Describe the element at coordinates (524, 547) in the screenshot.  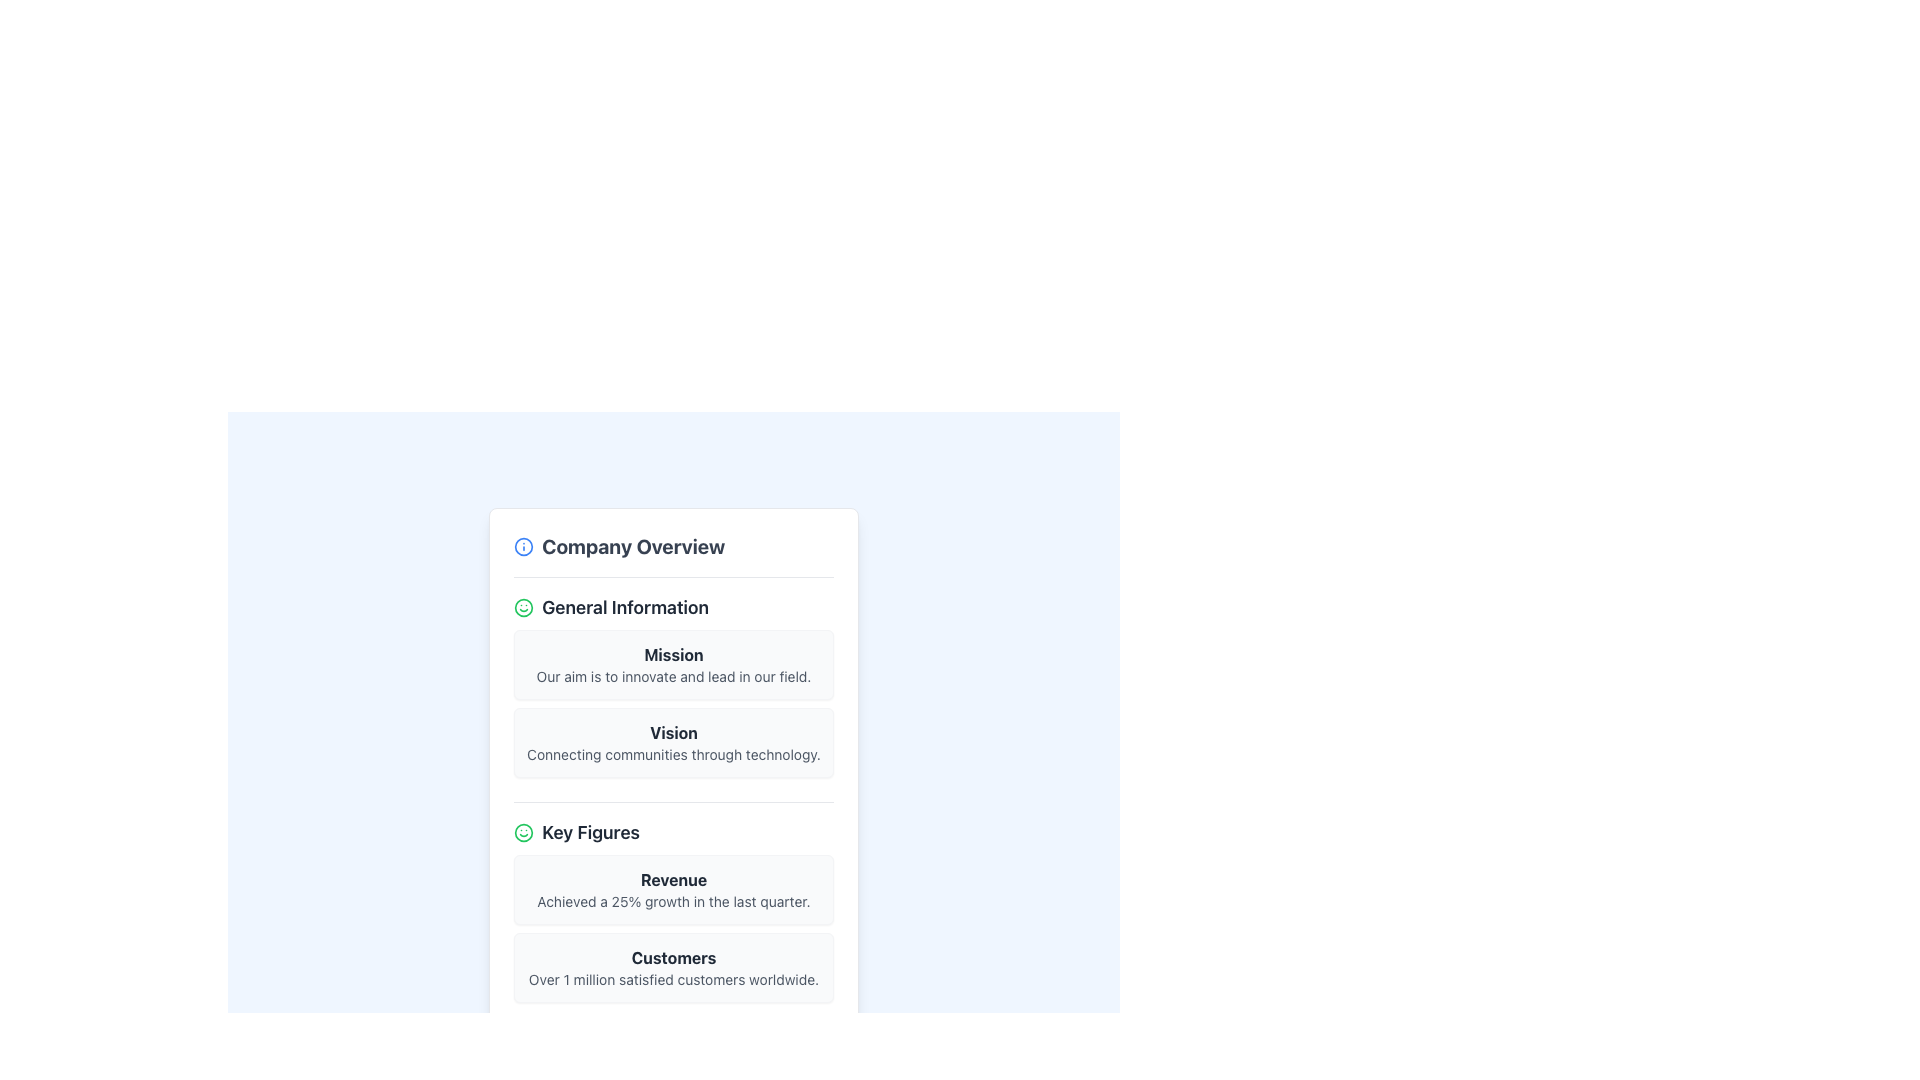
I see `the informational icon located on the far left of the header for the 'Company Overview' section` at that location.